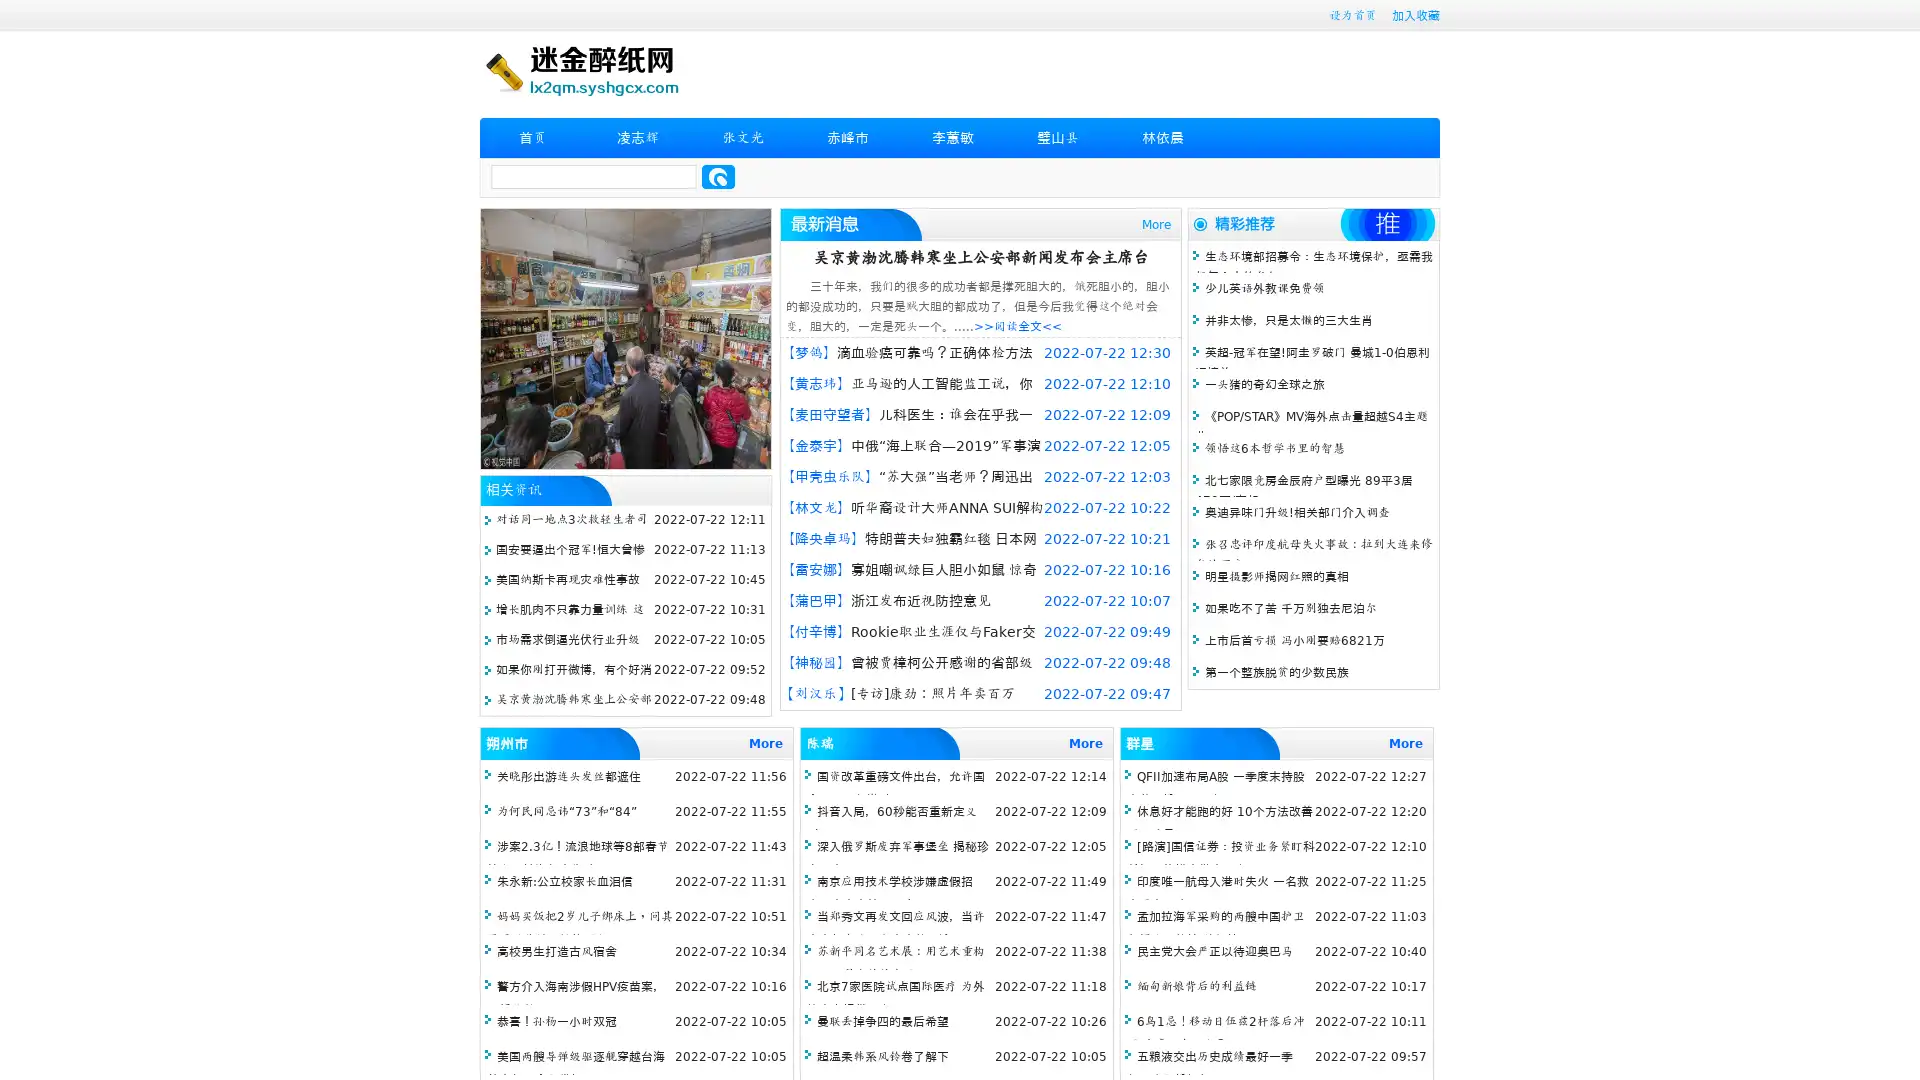 The image size is (1920, 1080). What do you see at coordinates (718, 176) in the screenshot?
I see `Search` at bounding box center [718, 176].